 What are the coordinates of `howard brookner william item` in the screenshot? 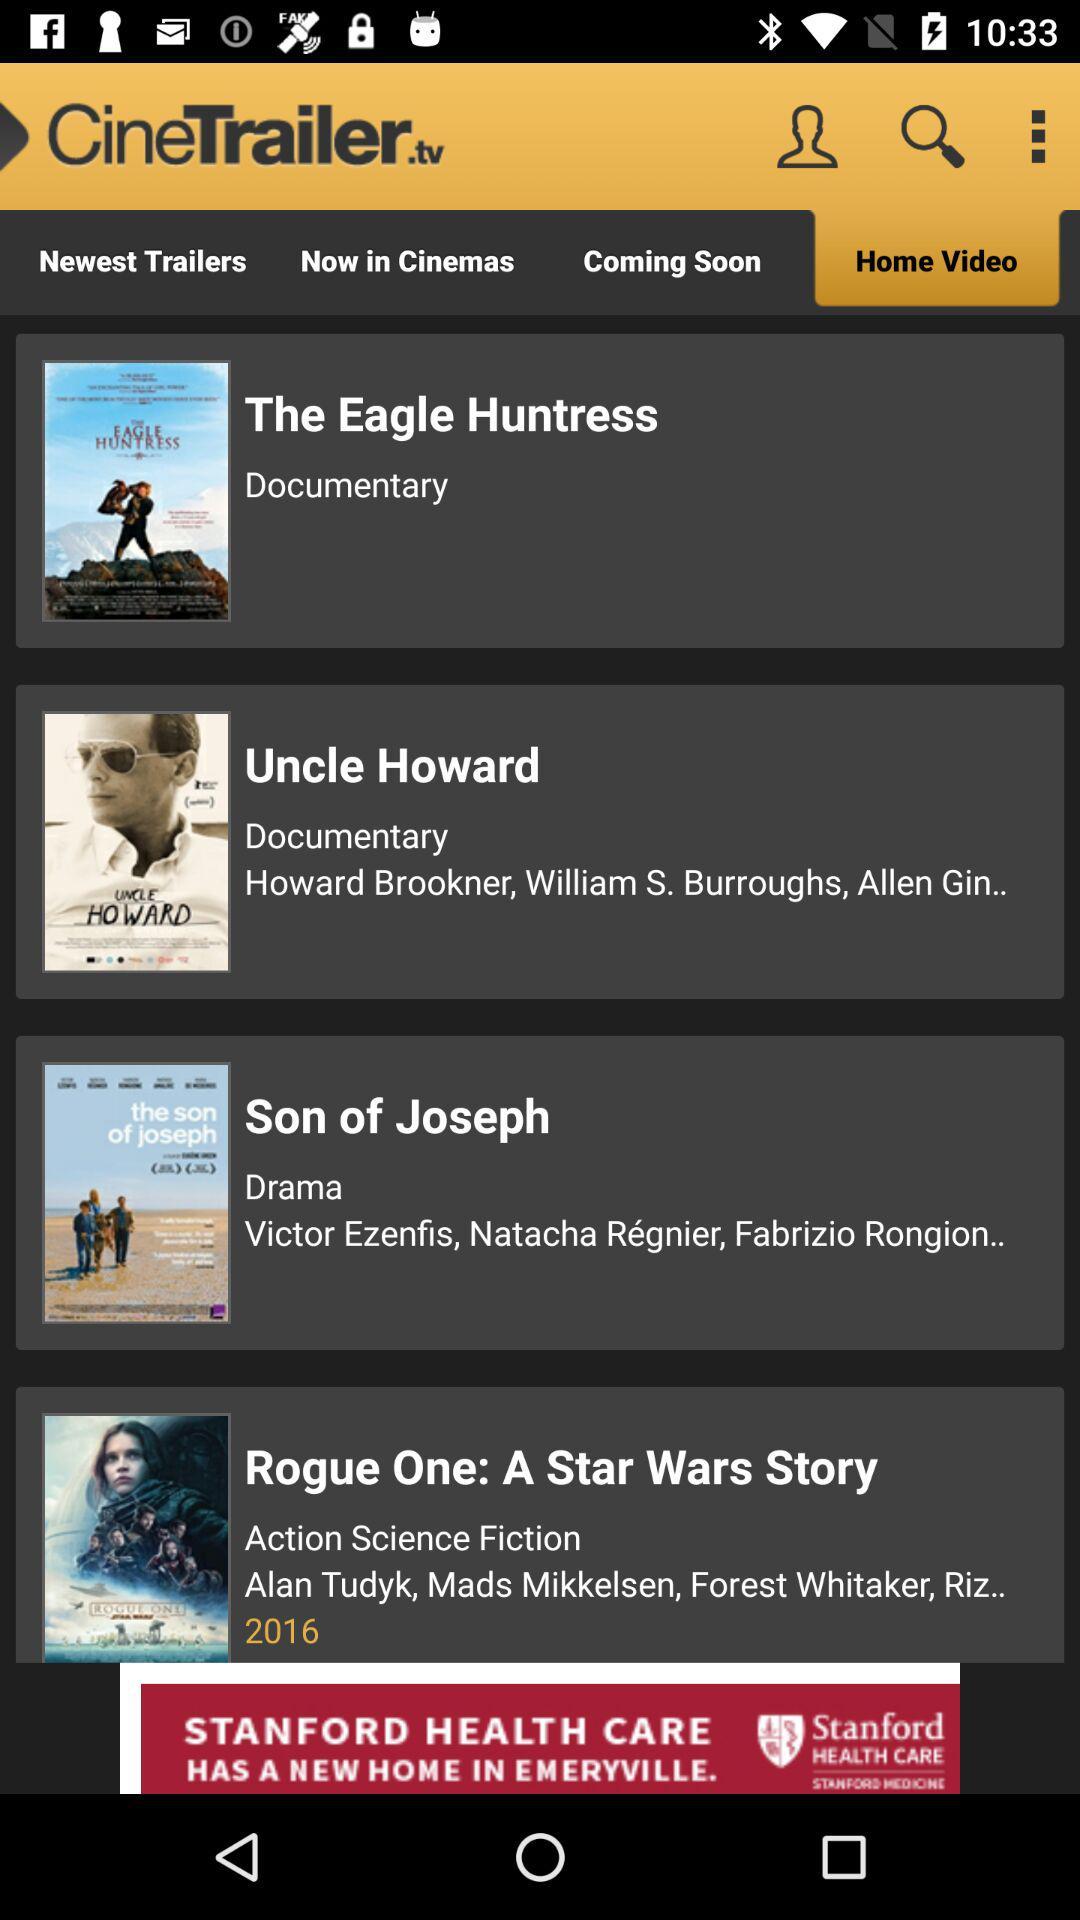 It's located at (628, 880).